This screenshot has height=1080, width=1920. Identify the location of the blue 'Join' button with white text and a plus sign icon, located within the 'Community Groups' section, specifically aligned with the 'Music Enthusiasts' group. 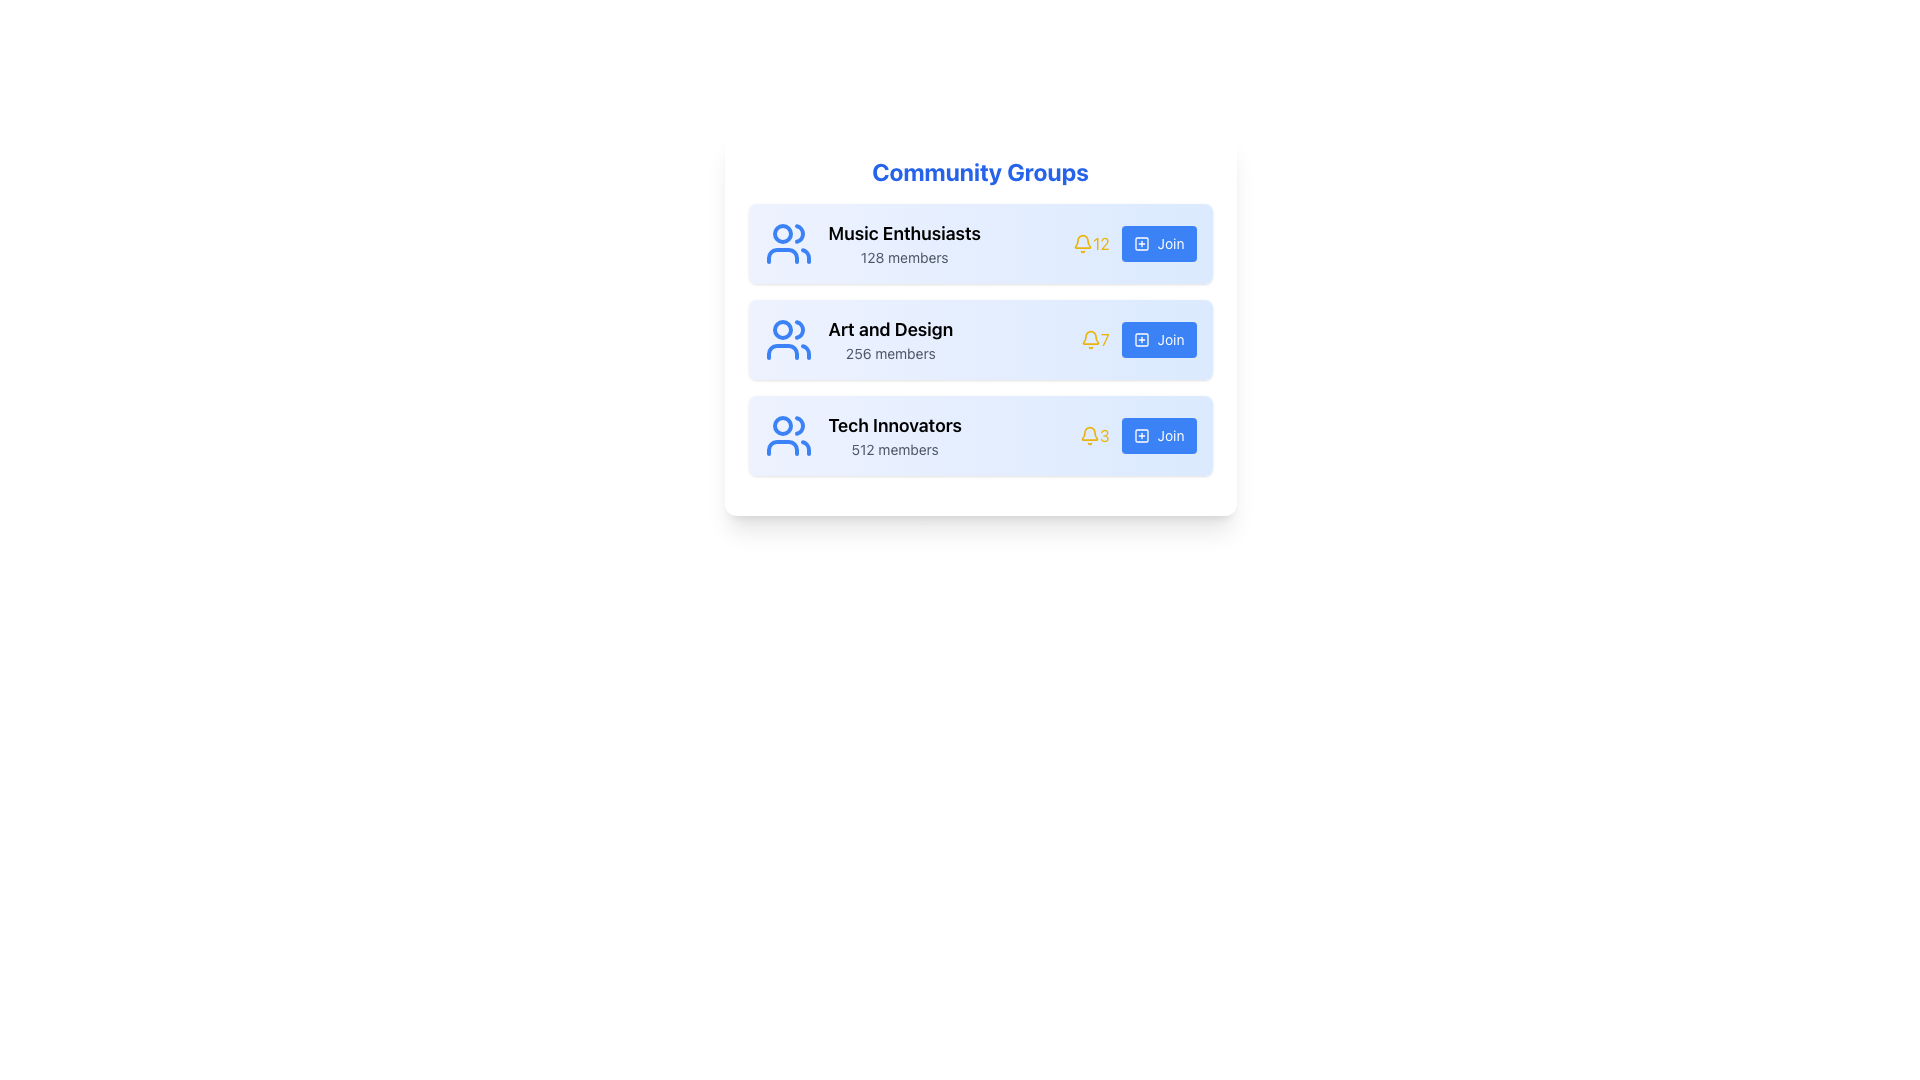
(1159, 242).